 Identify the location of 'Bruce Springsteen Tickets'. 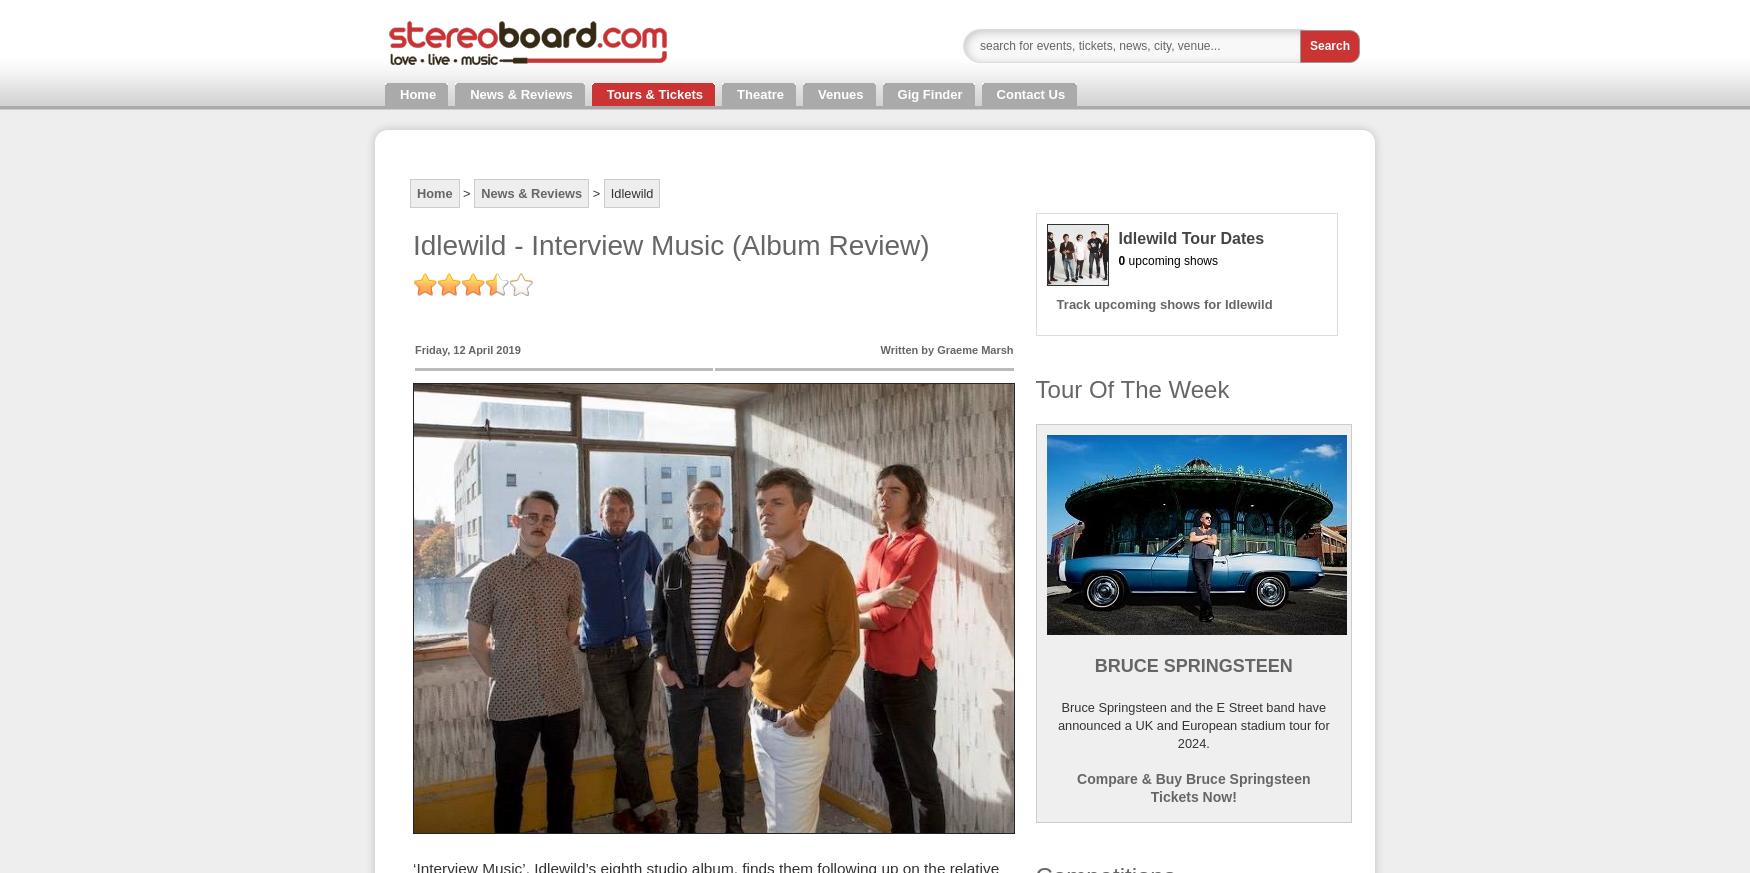
(84, 190).